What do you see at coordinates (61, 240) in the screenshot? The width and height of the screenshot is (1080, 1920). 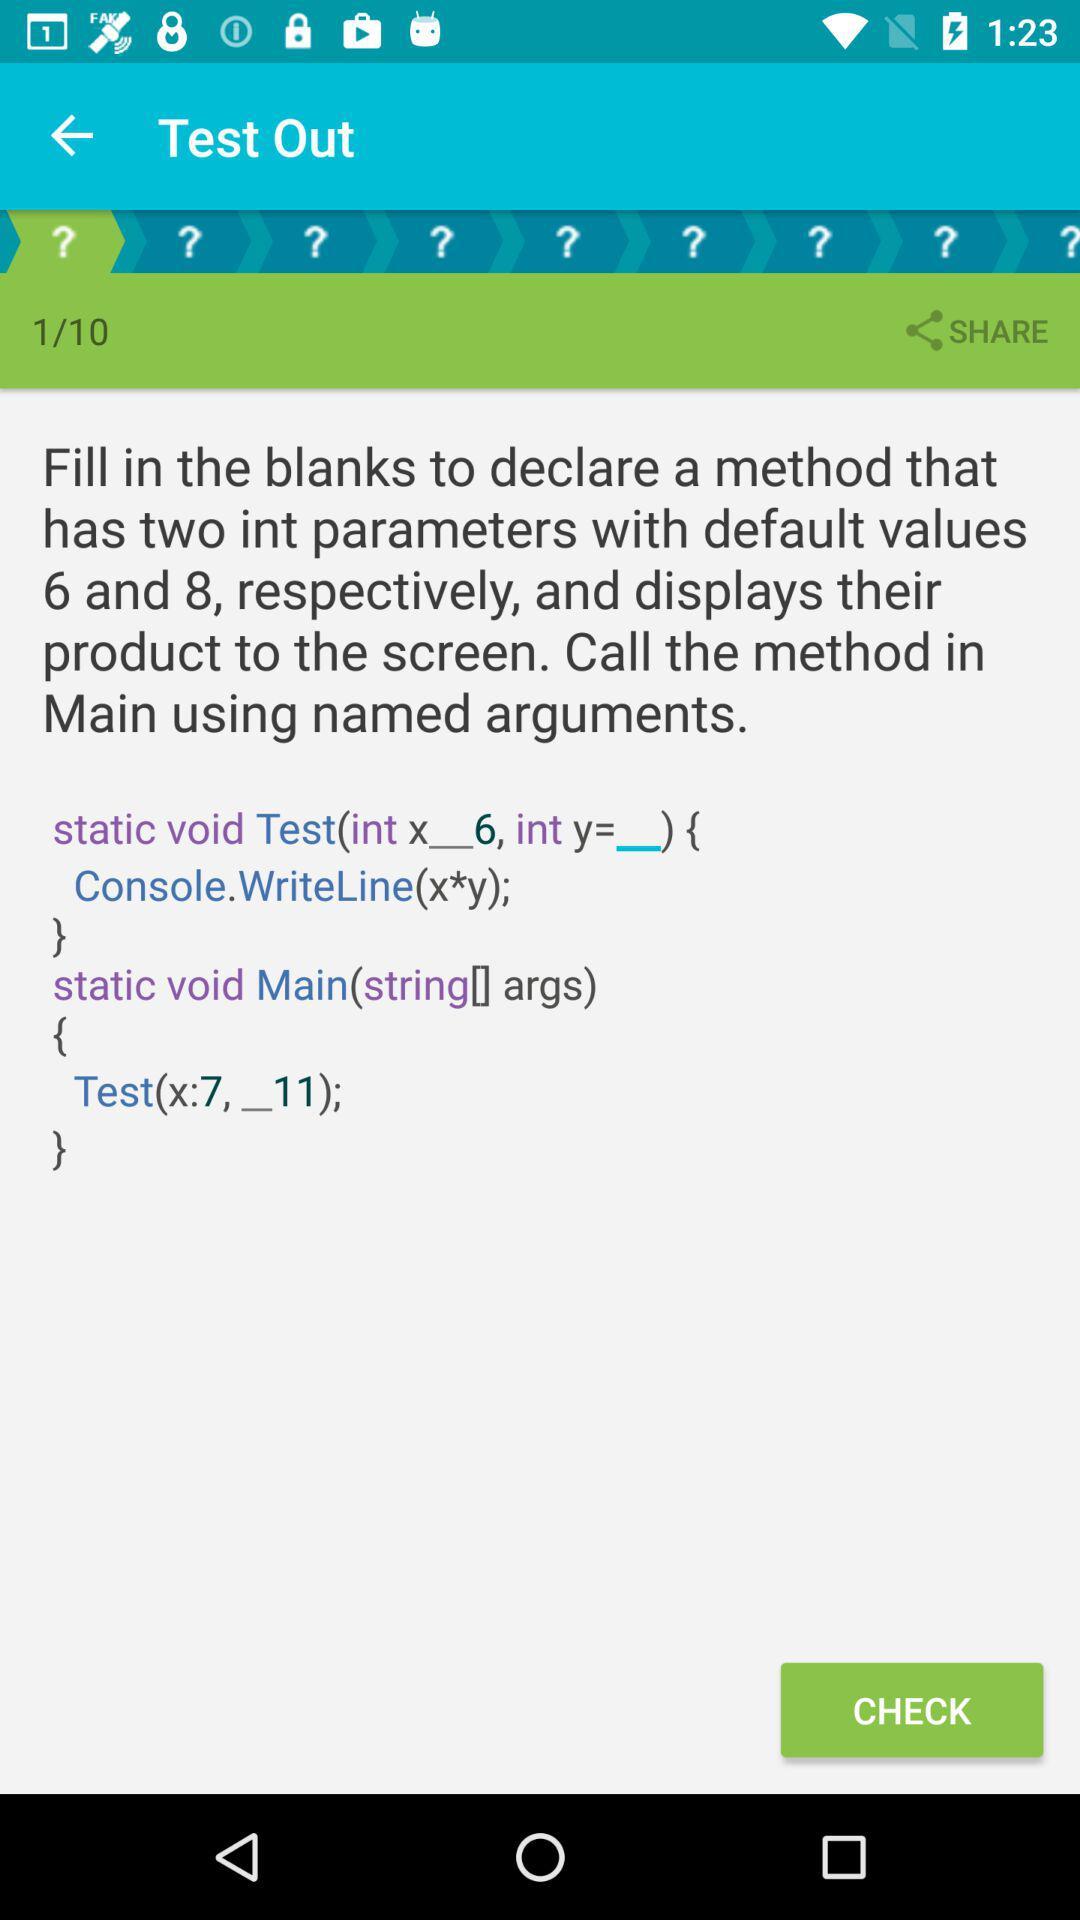 I see `the help icon` at bounding box center [61, 240].